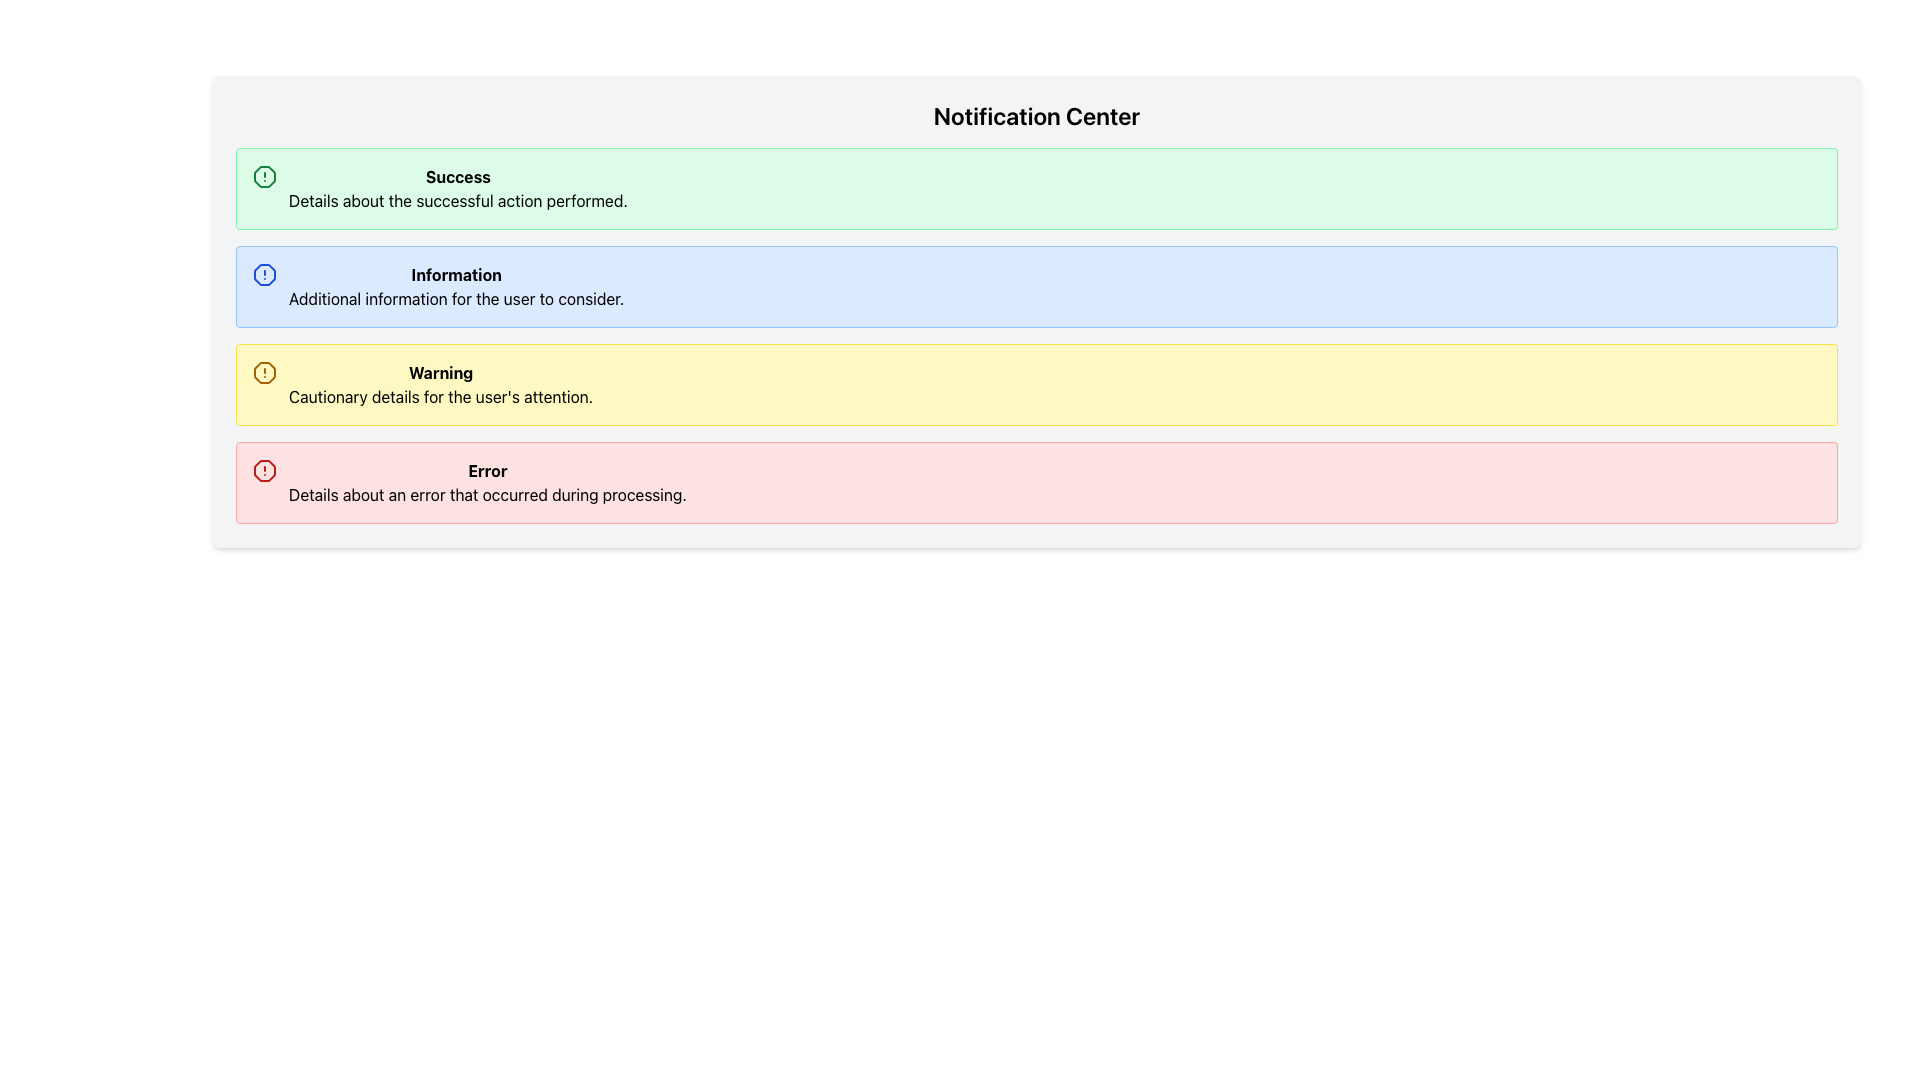 This screenshot has height=1080, width=1920. Describe the element at coordinates (1036, 385) in the screenshot. I see `the third notification box in the vertically stacked list that serves as a warning notification` at that location.